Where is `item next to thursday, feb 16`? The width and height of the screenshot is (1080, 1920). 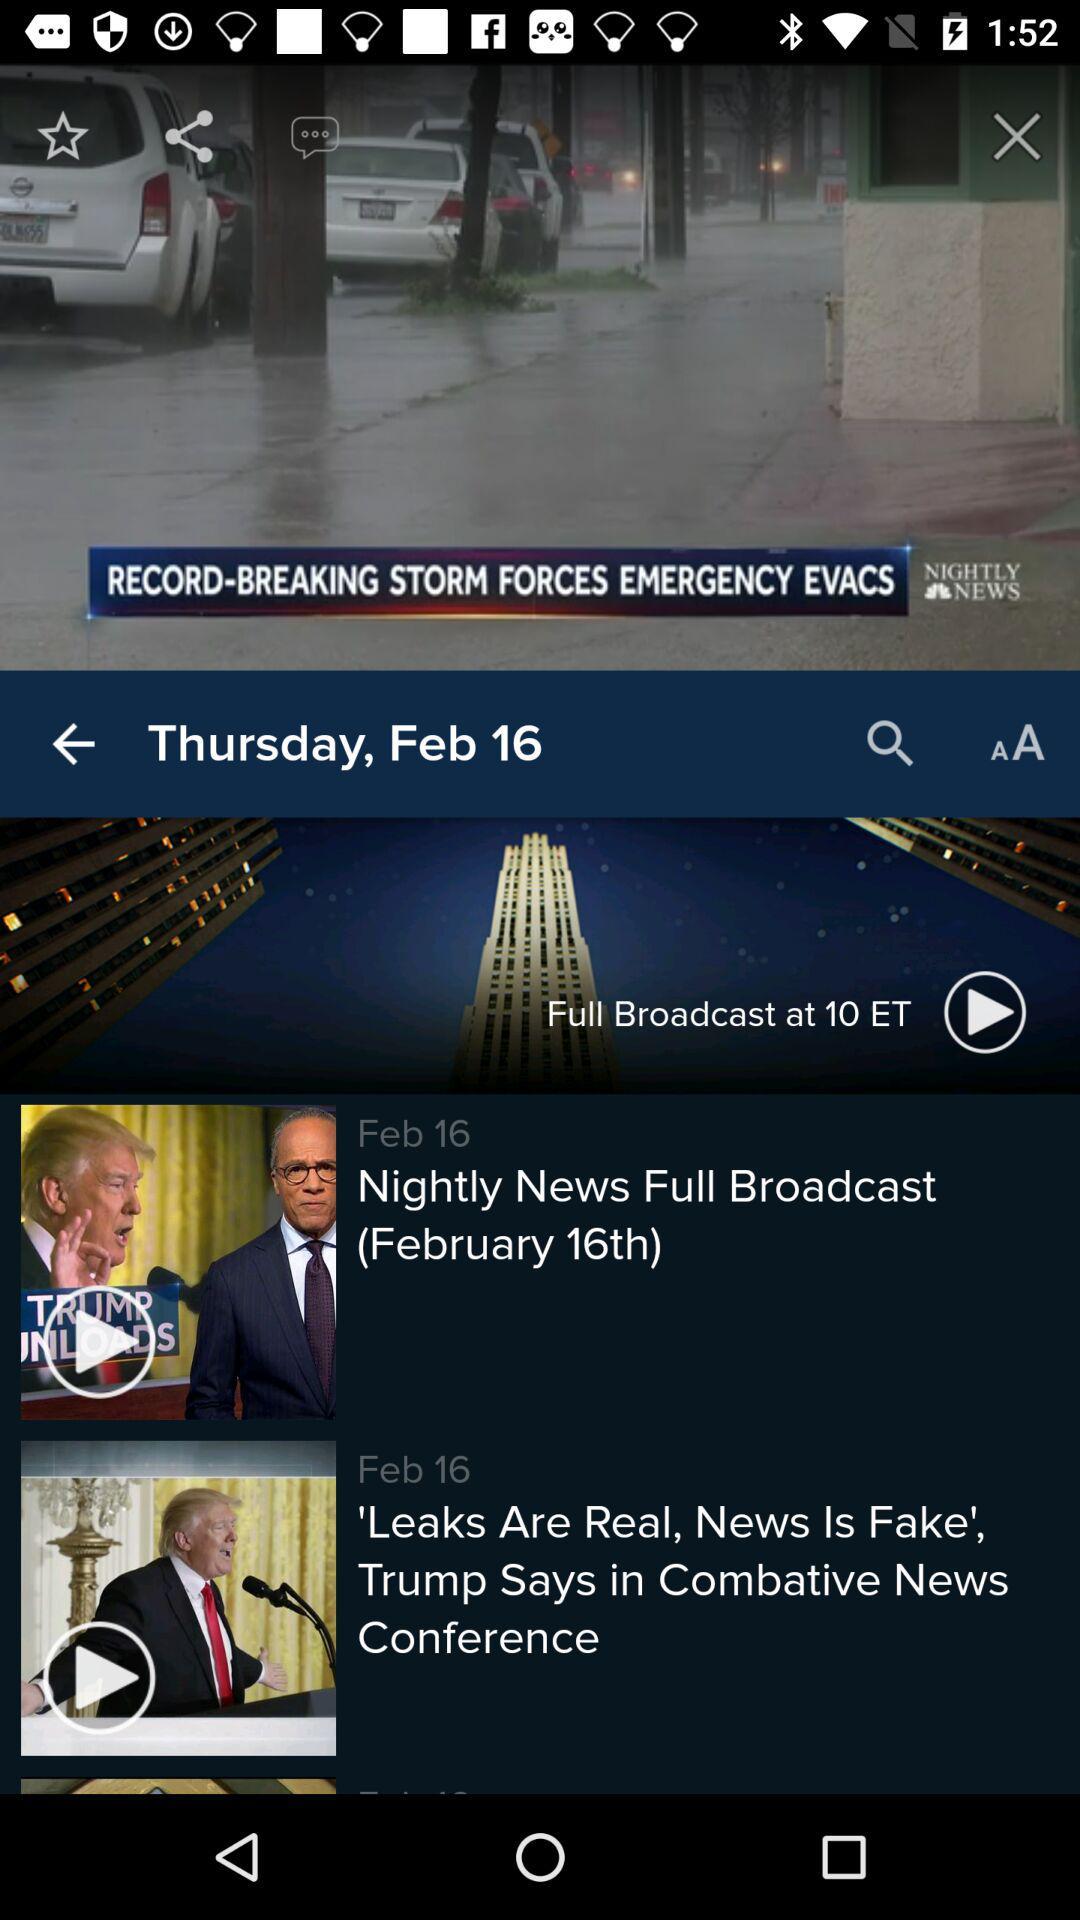
item next to thursday, feb 16 is located at coordinates (890, 743).